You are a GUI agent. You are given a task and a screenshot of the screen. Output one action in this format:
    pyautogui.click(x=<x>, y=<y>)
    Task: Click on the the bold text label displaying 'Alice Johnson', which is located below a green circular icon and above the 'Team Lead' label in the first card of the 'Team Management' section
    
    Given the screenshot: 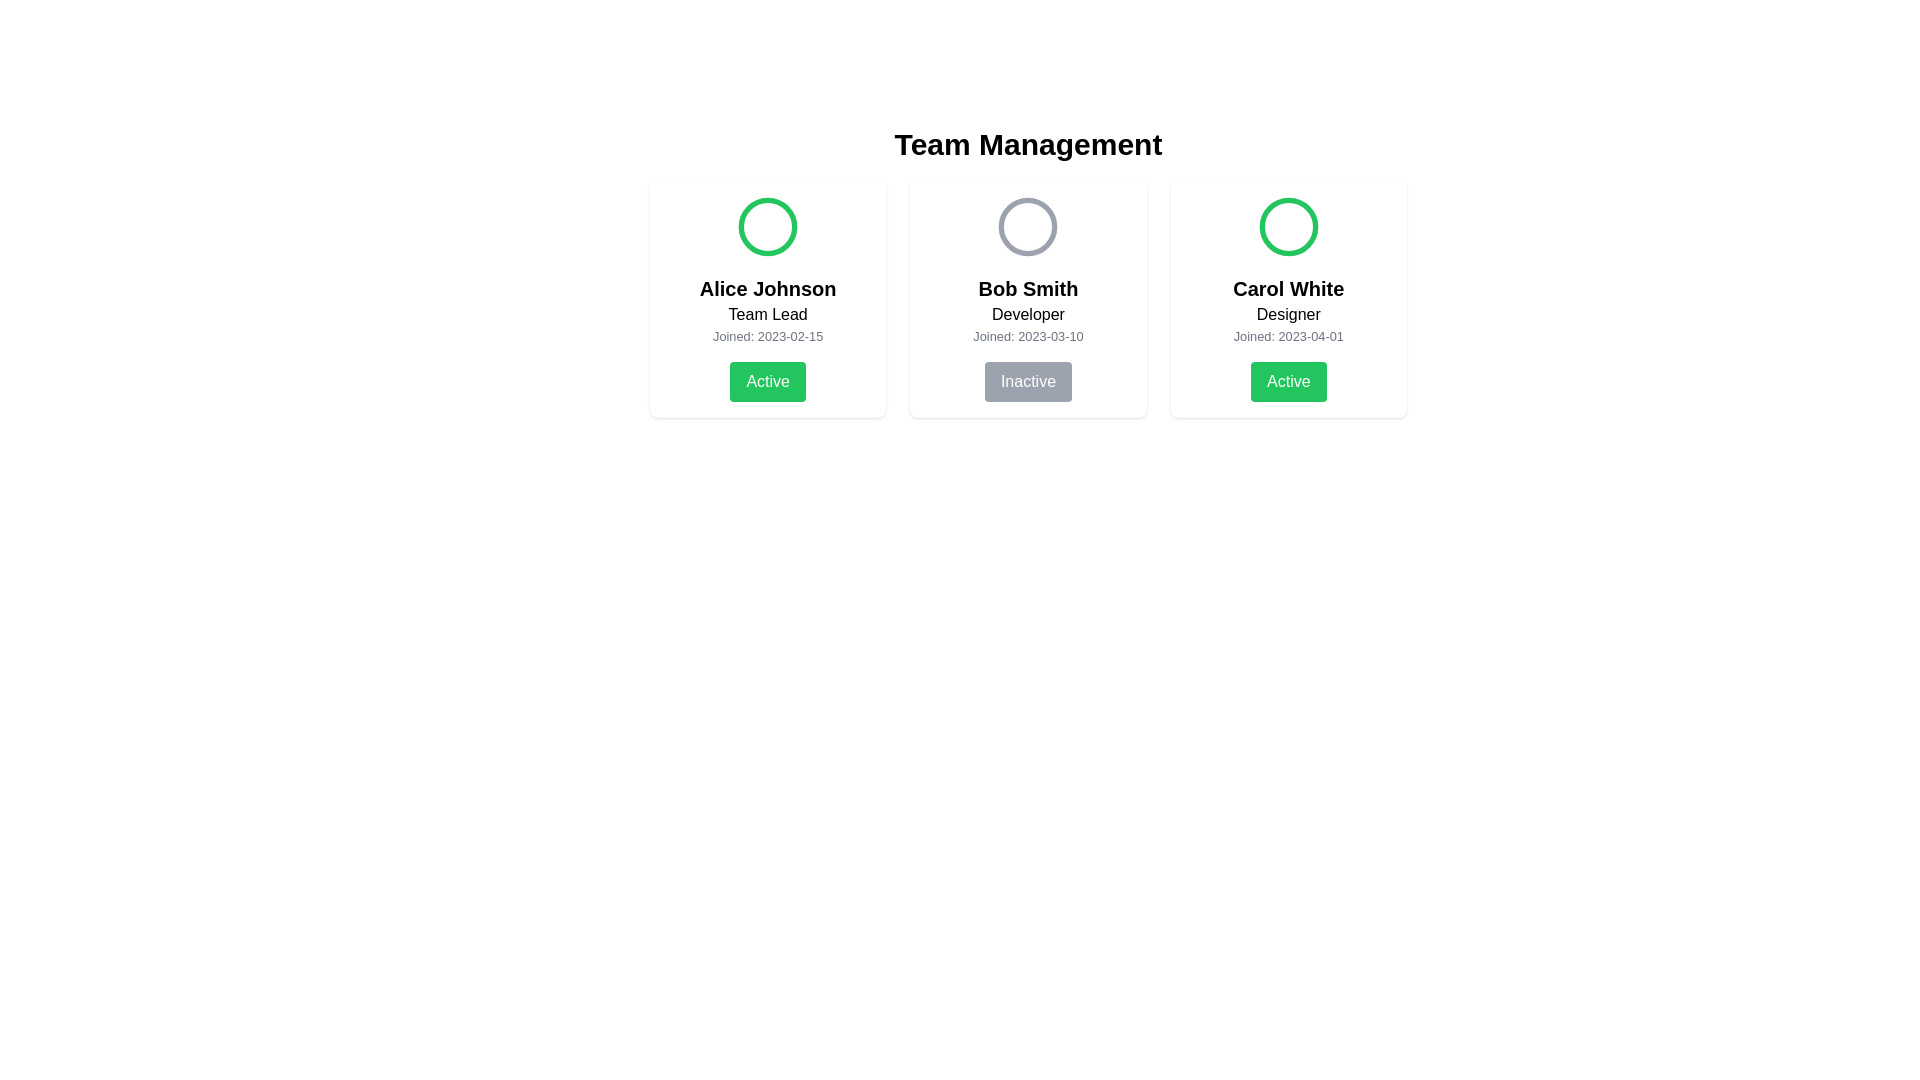 What is the action you would take?
    pyautogui.click(x=767, y=289)
    